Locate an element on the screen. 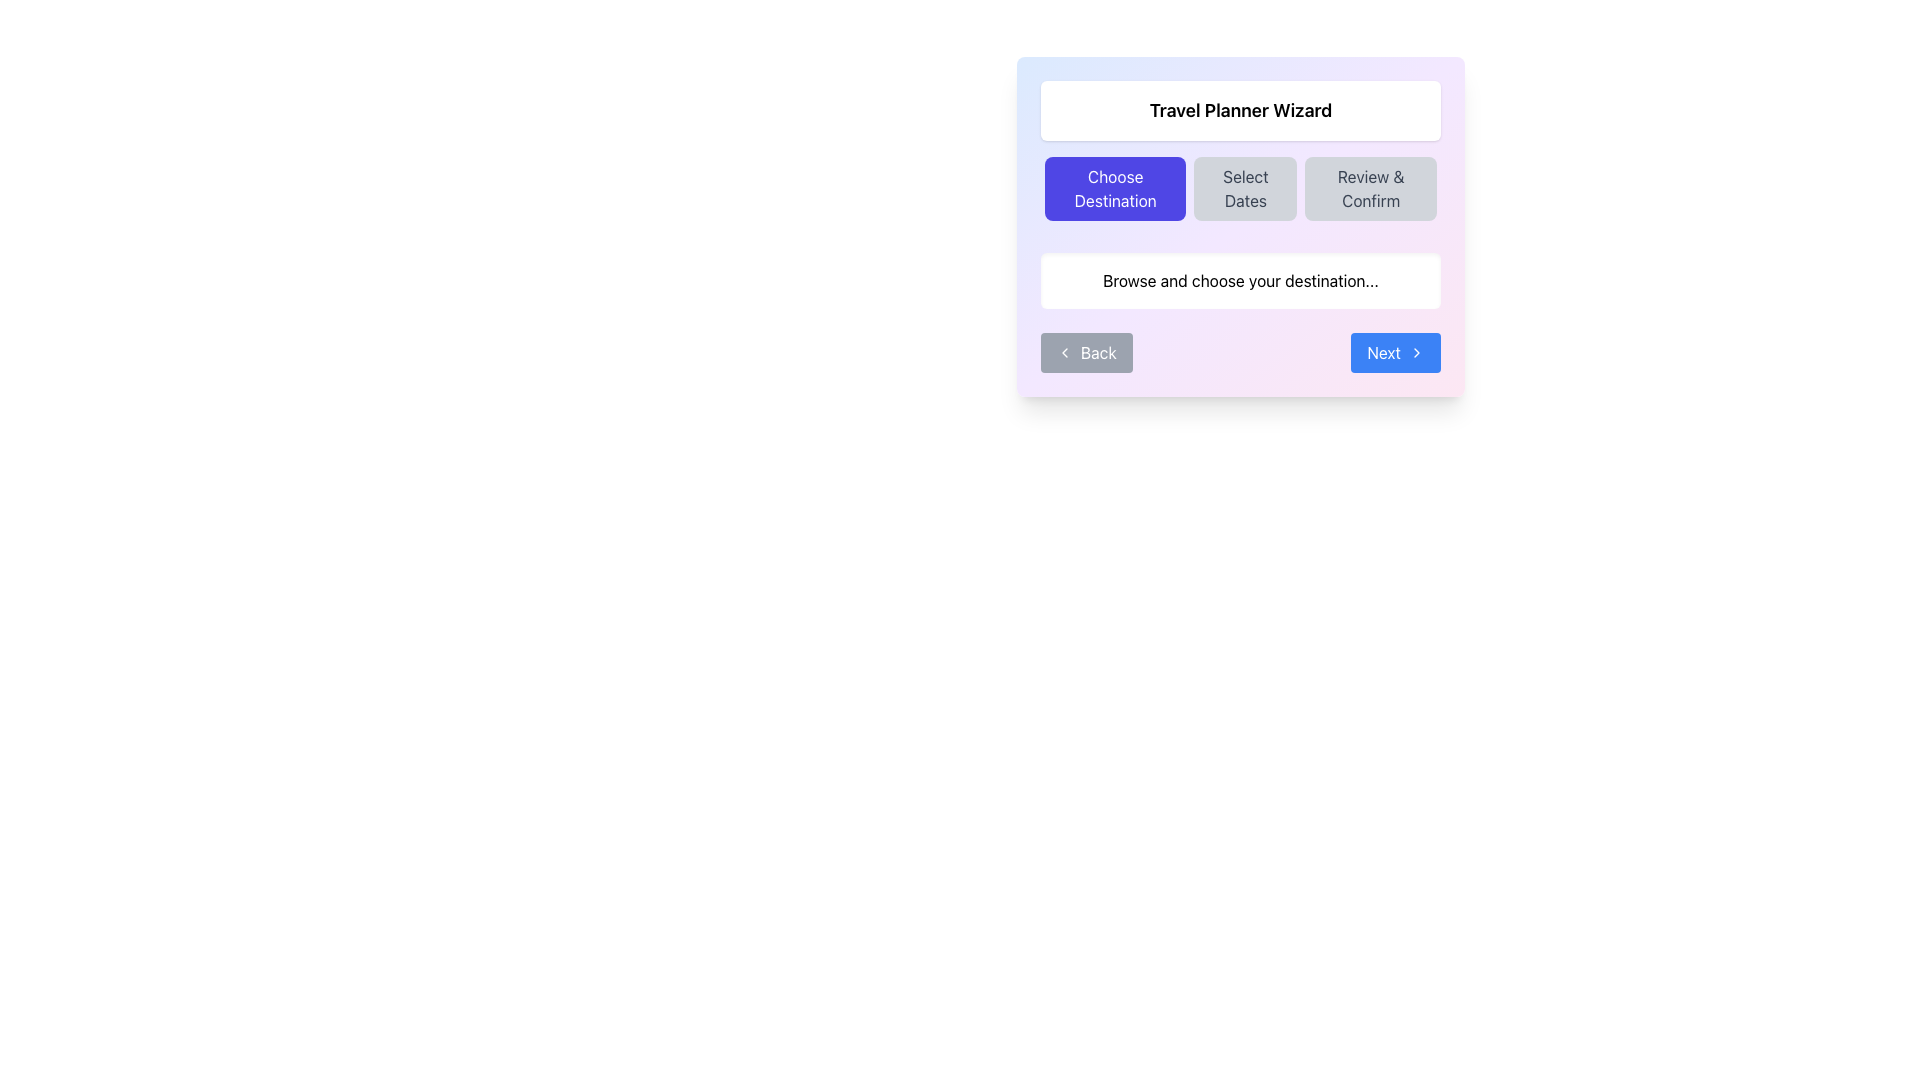  the 'Back' button with a rounded border and gray background is located at coordinates (1085, 352).